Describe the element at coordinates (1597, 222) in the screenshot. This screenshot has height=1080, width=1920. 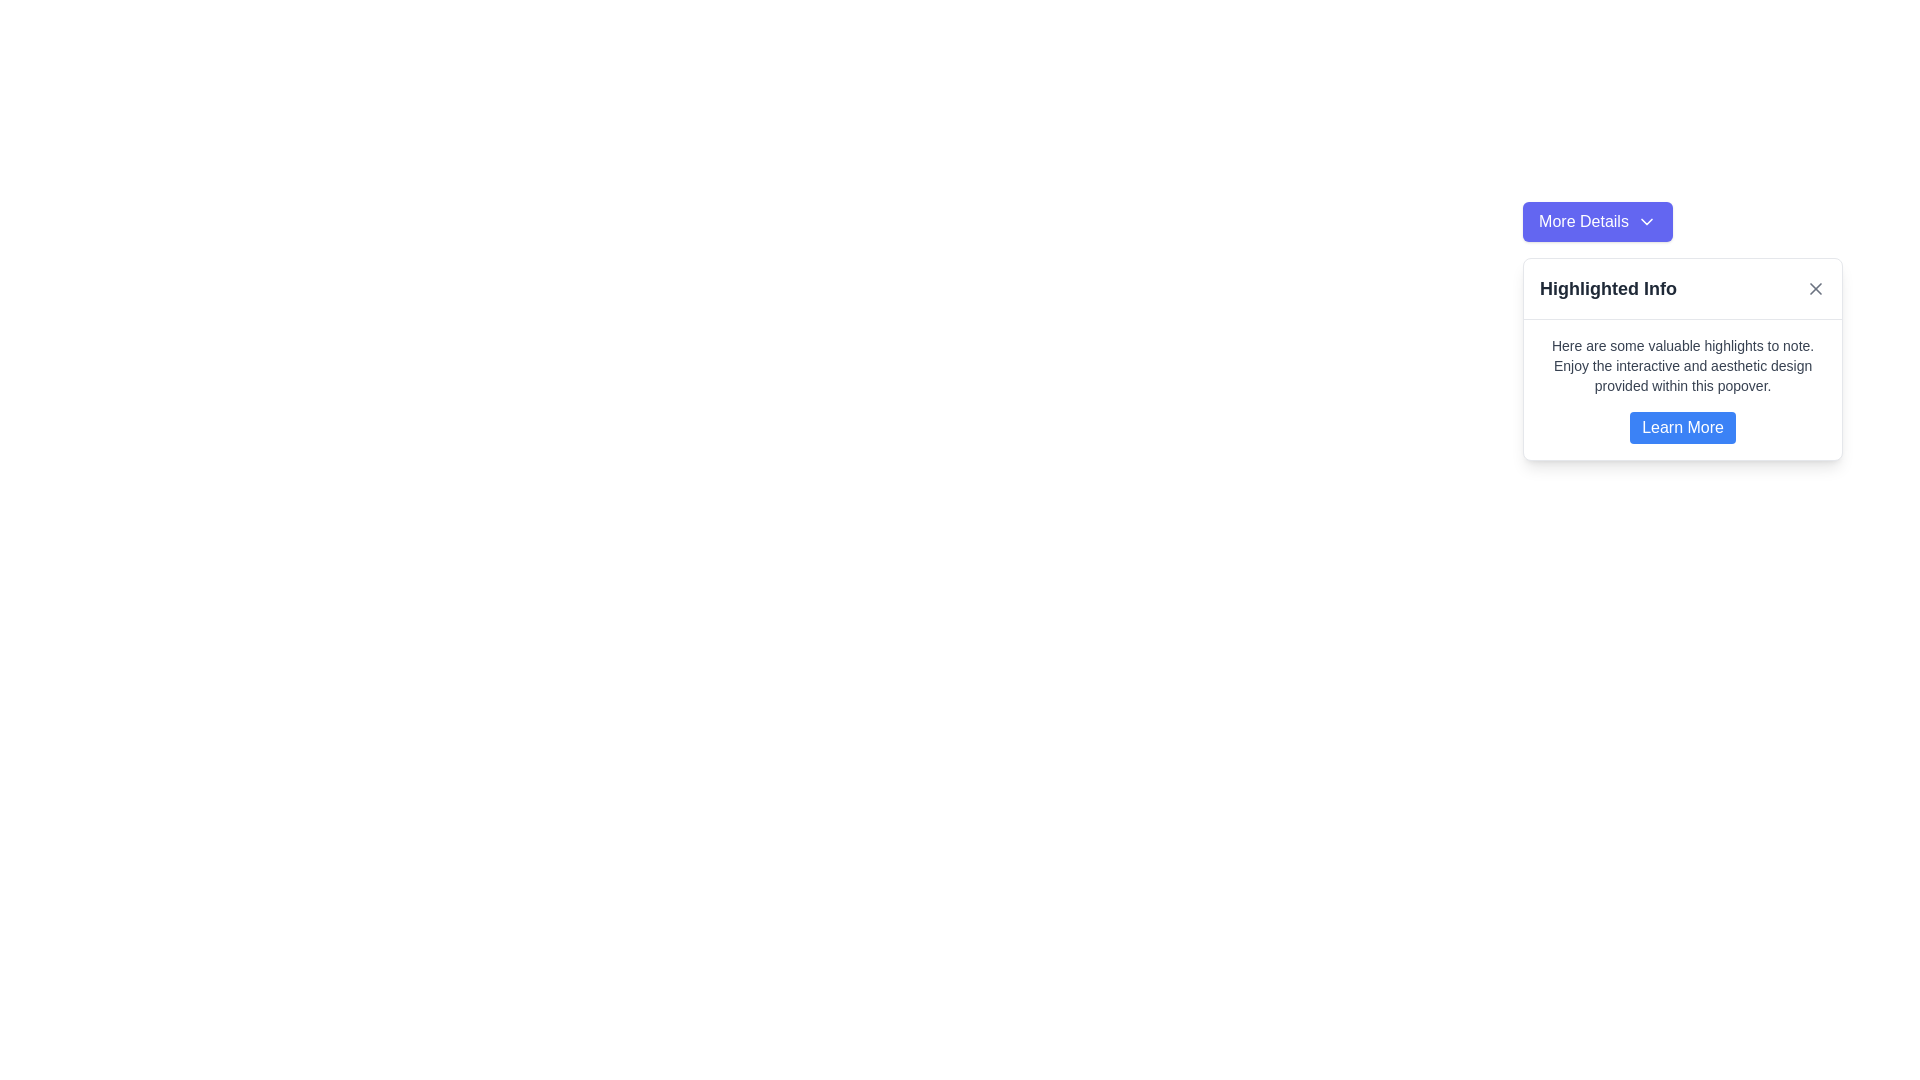
I see `the Dropdown Trigger Button with the text 'More Details' and a downward-facing arrow icon` at that location.